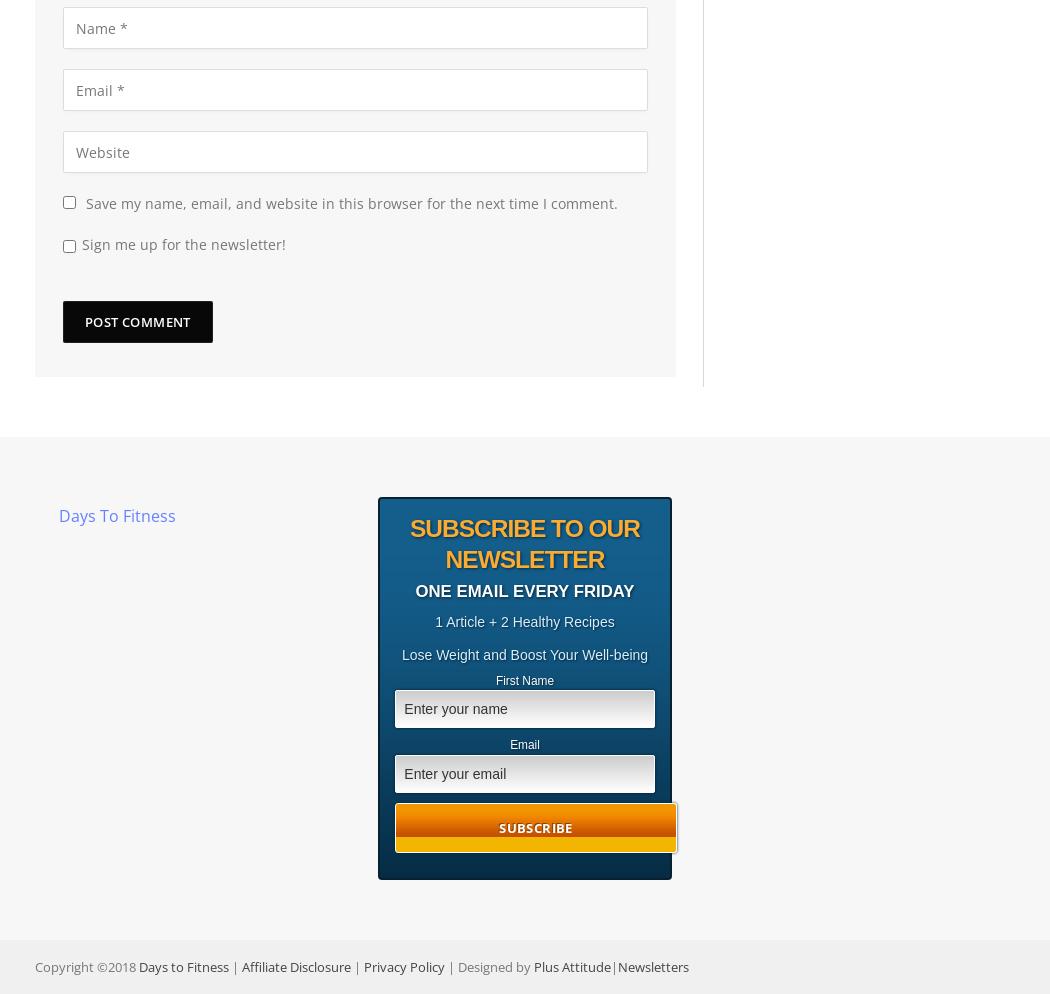 The height and width of the screenshot is (994, 1050). Describe the element at coordinates (183, 244) in the screenshot. I see `'Sign me up for the newsletter!'` at that location.